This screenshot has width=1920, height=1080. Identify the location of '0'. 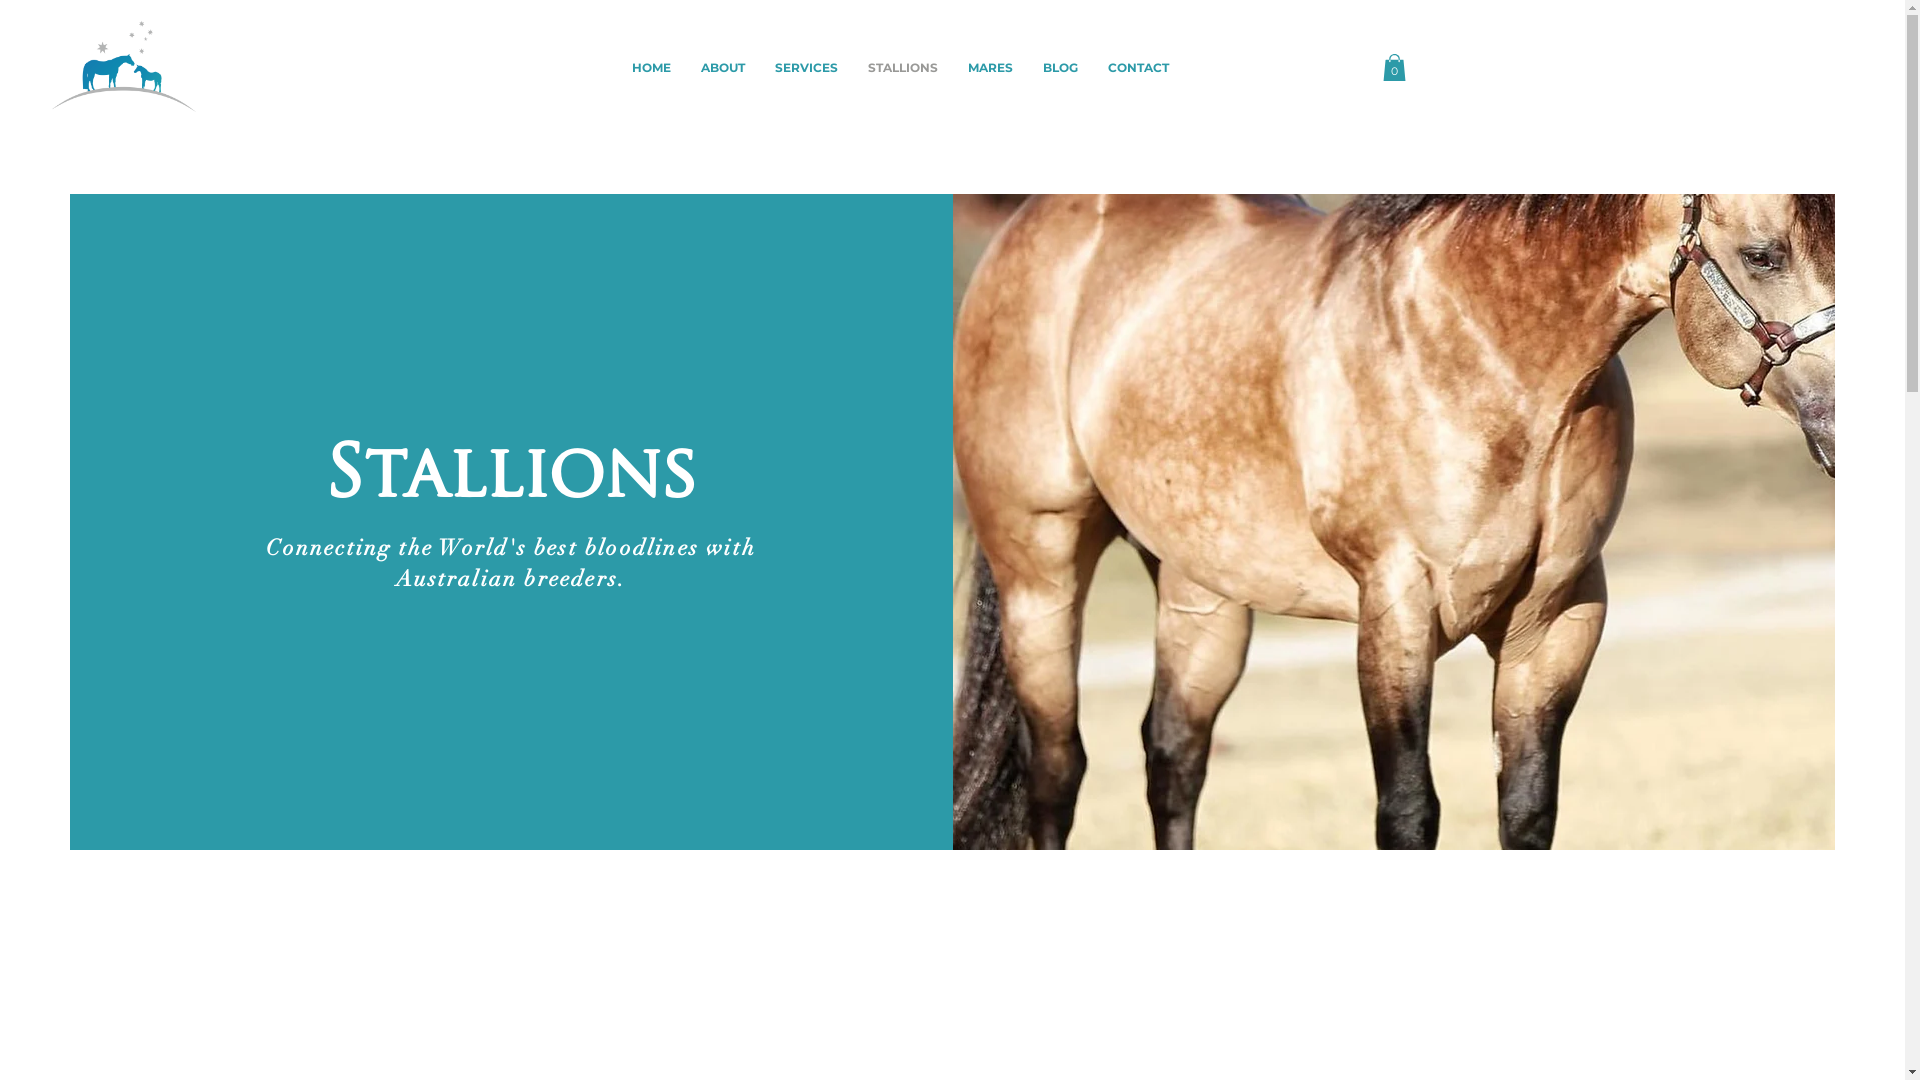
(1392, 66).